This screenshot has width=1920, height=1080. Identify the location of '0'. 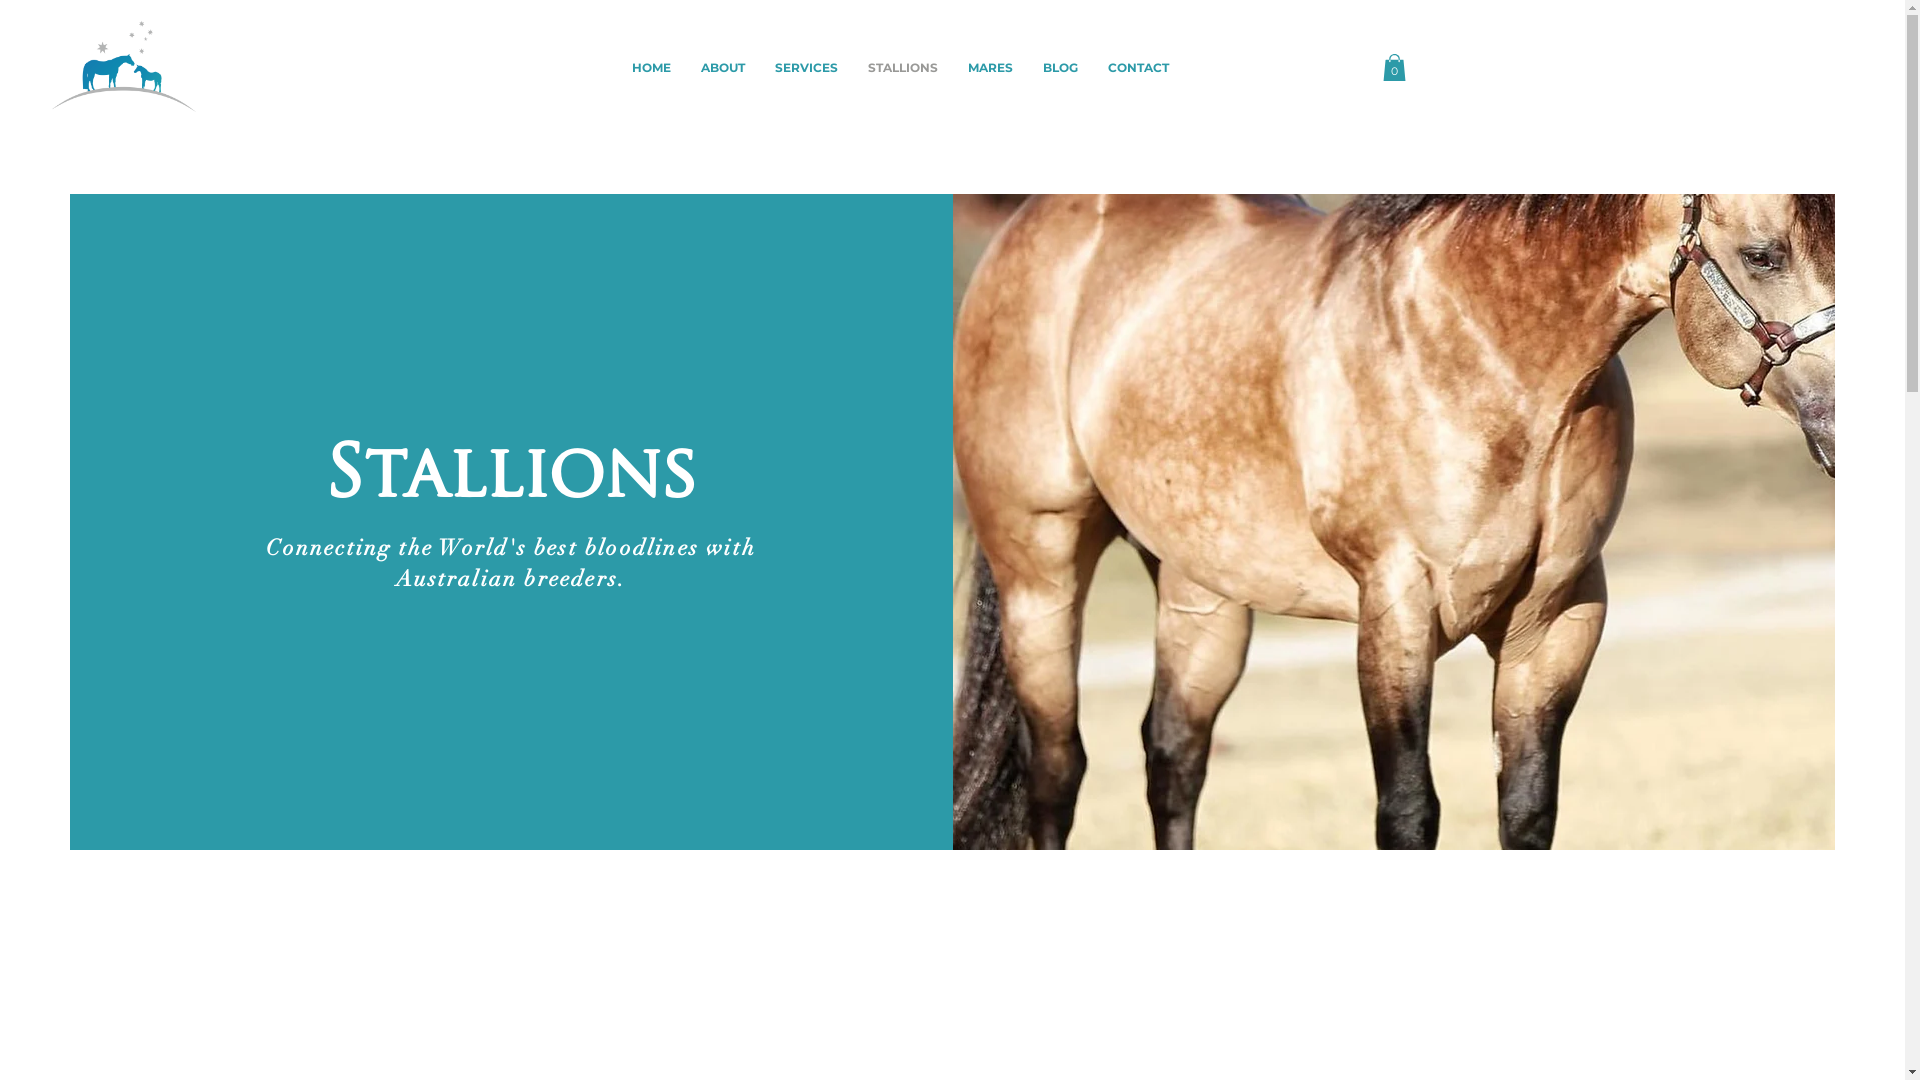
(1392, 66).